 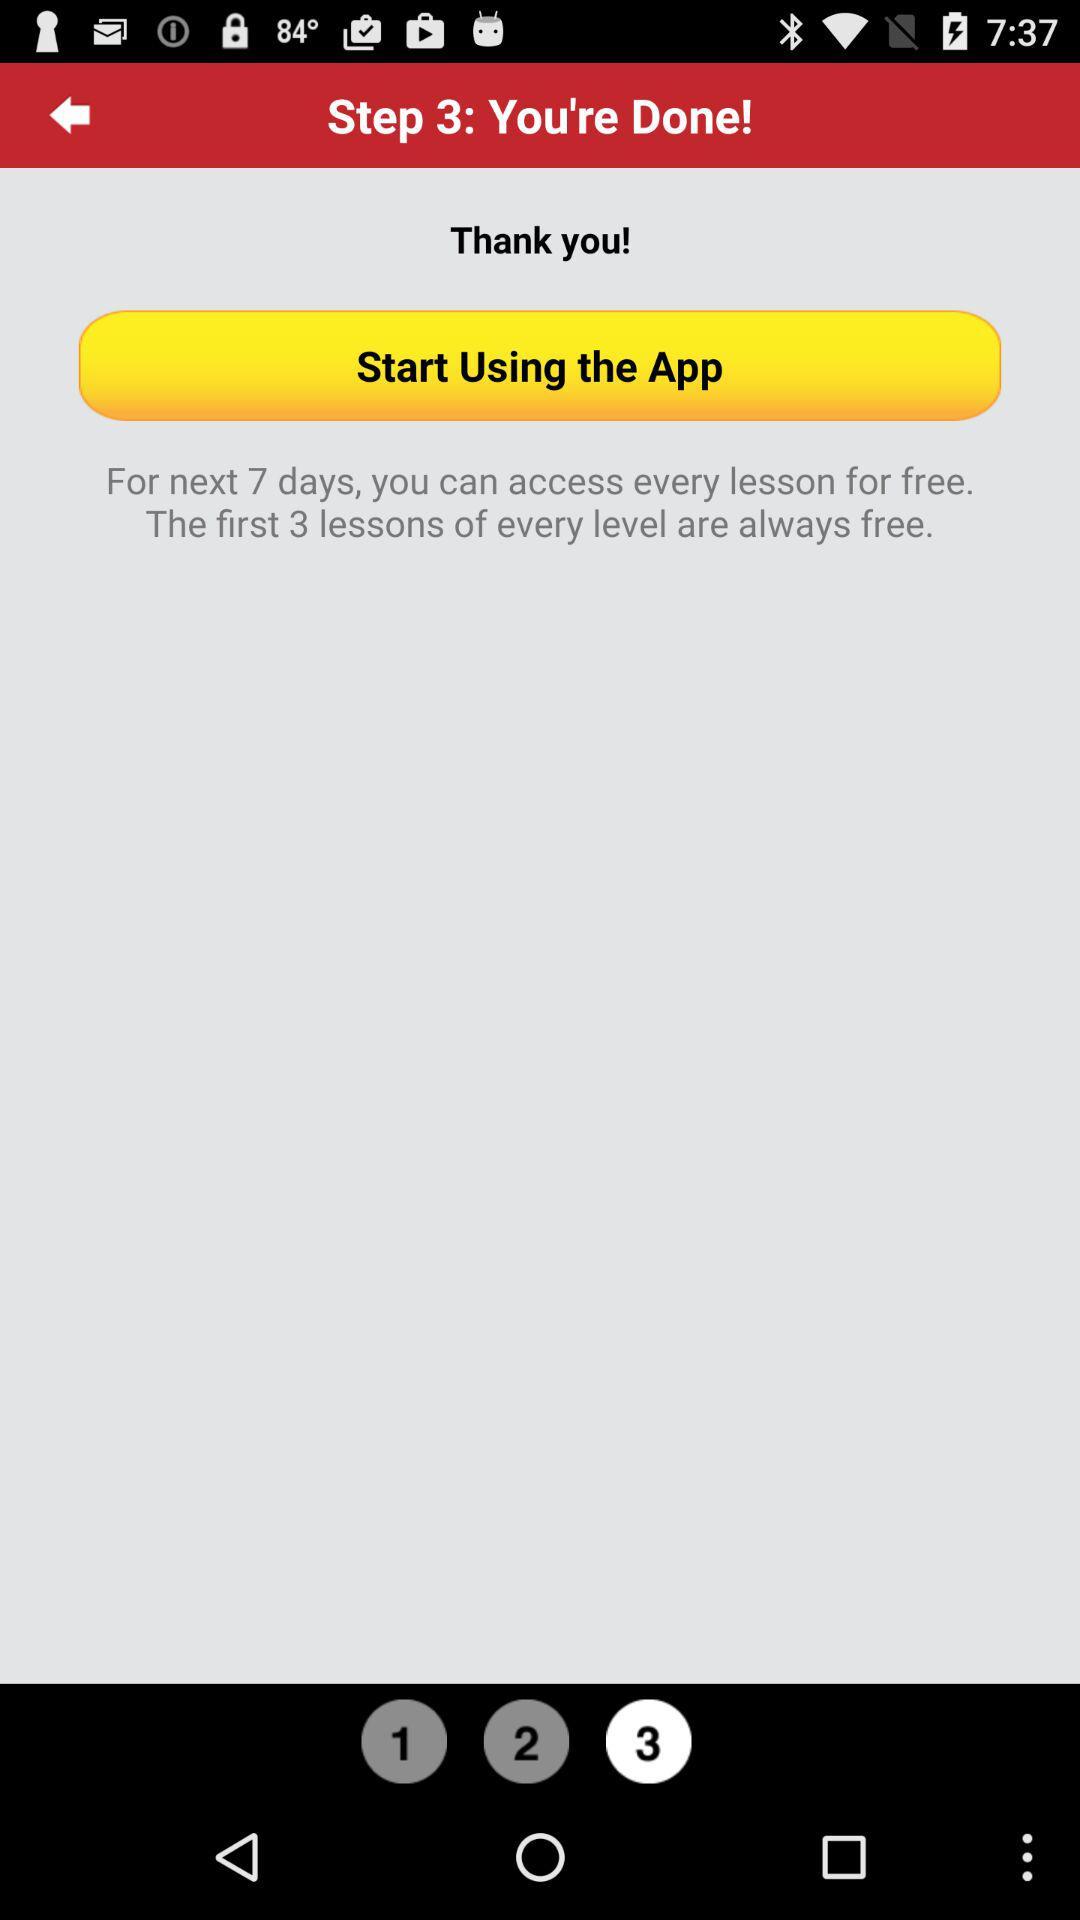 I want to click on item next to the step 3 you app, so click(x=69, y=114).